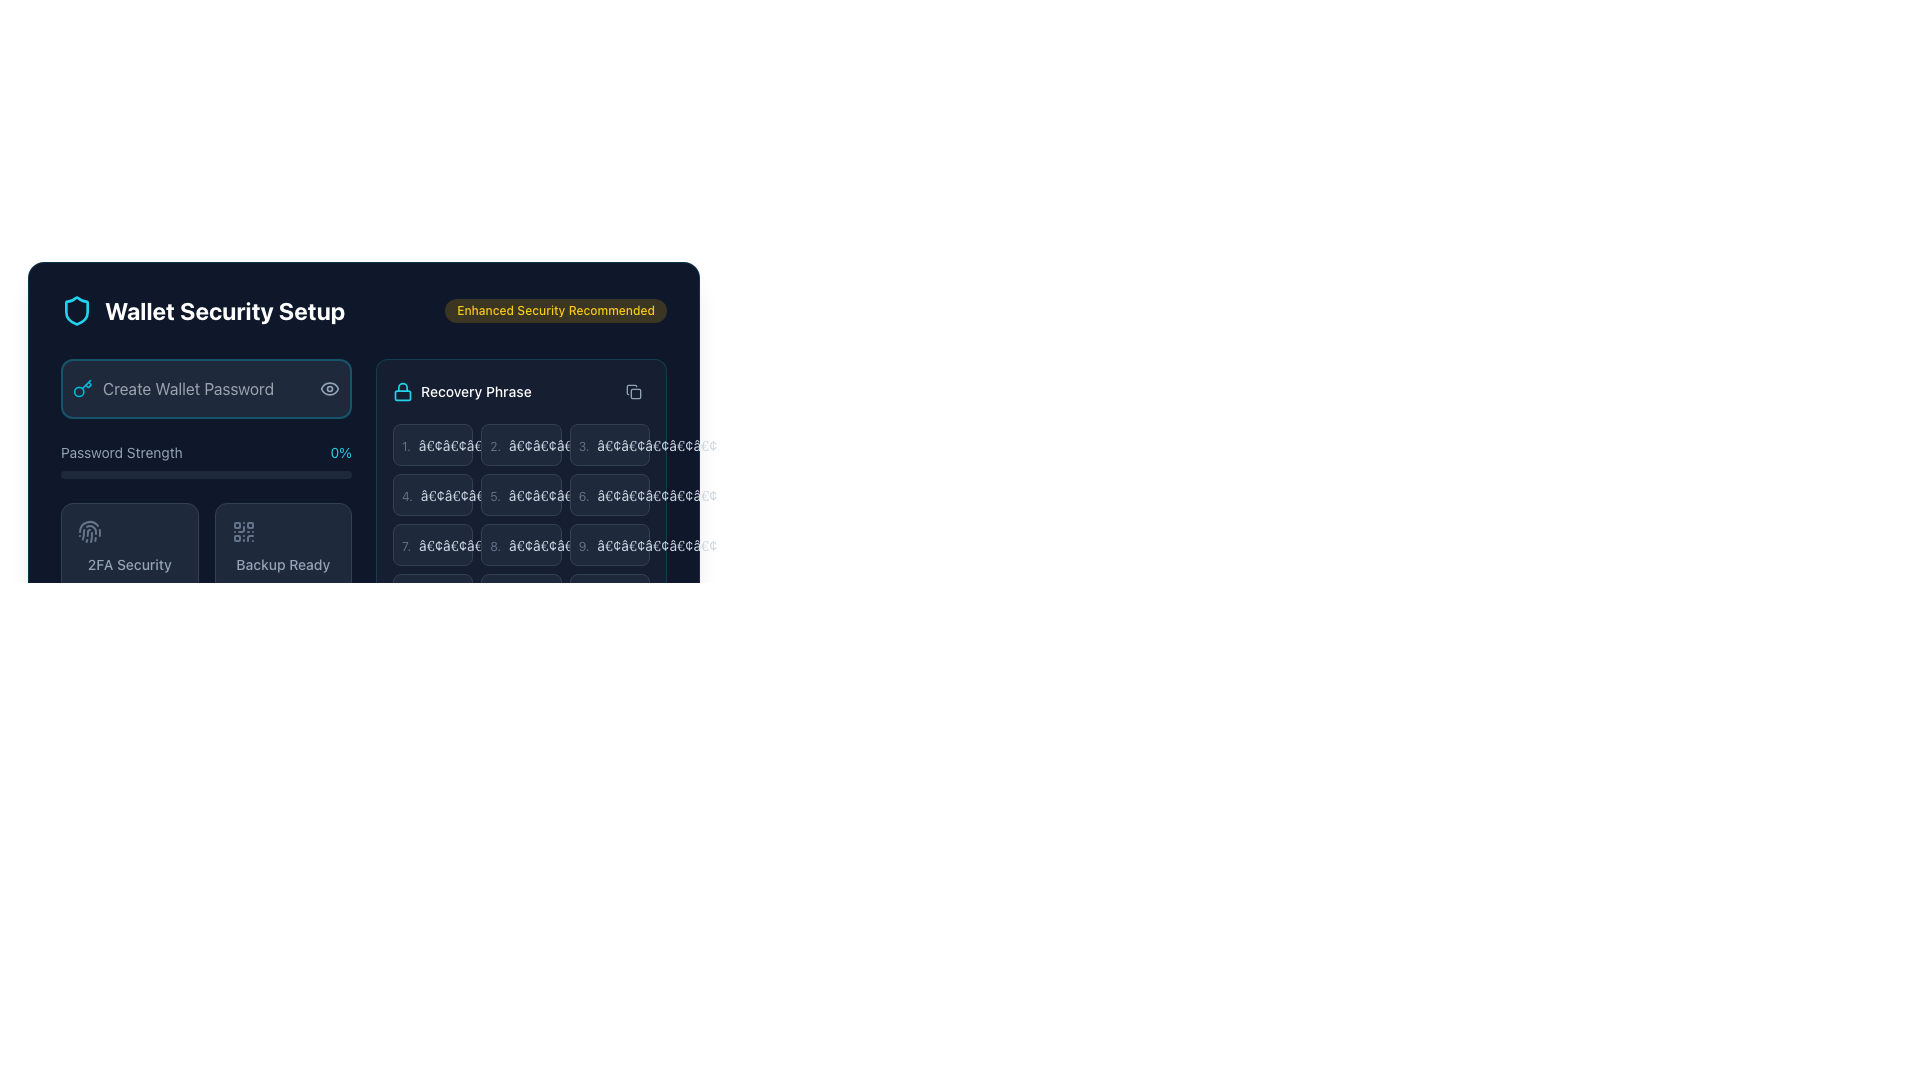 The width and height of the screenshot is (1920, 1080). I want to click on the second component box with text fields, which has a dark slate-colored background and contains a numeric indicator '2.' and concealed symbols, so click(521, 443).